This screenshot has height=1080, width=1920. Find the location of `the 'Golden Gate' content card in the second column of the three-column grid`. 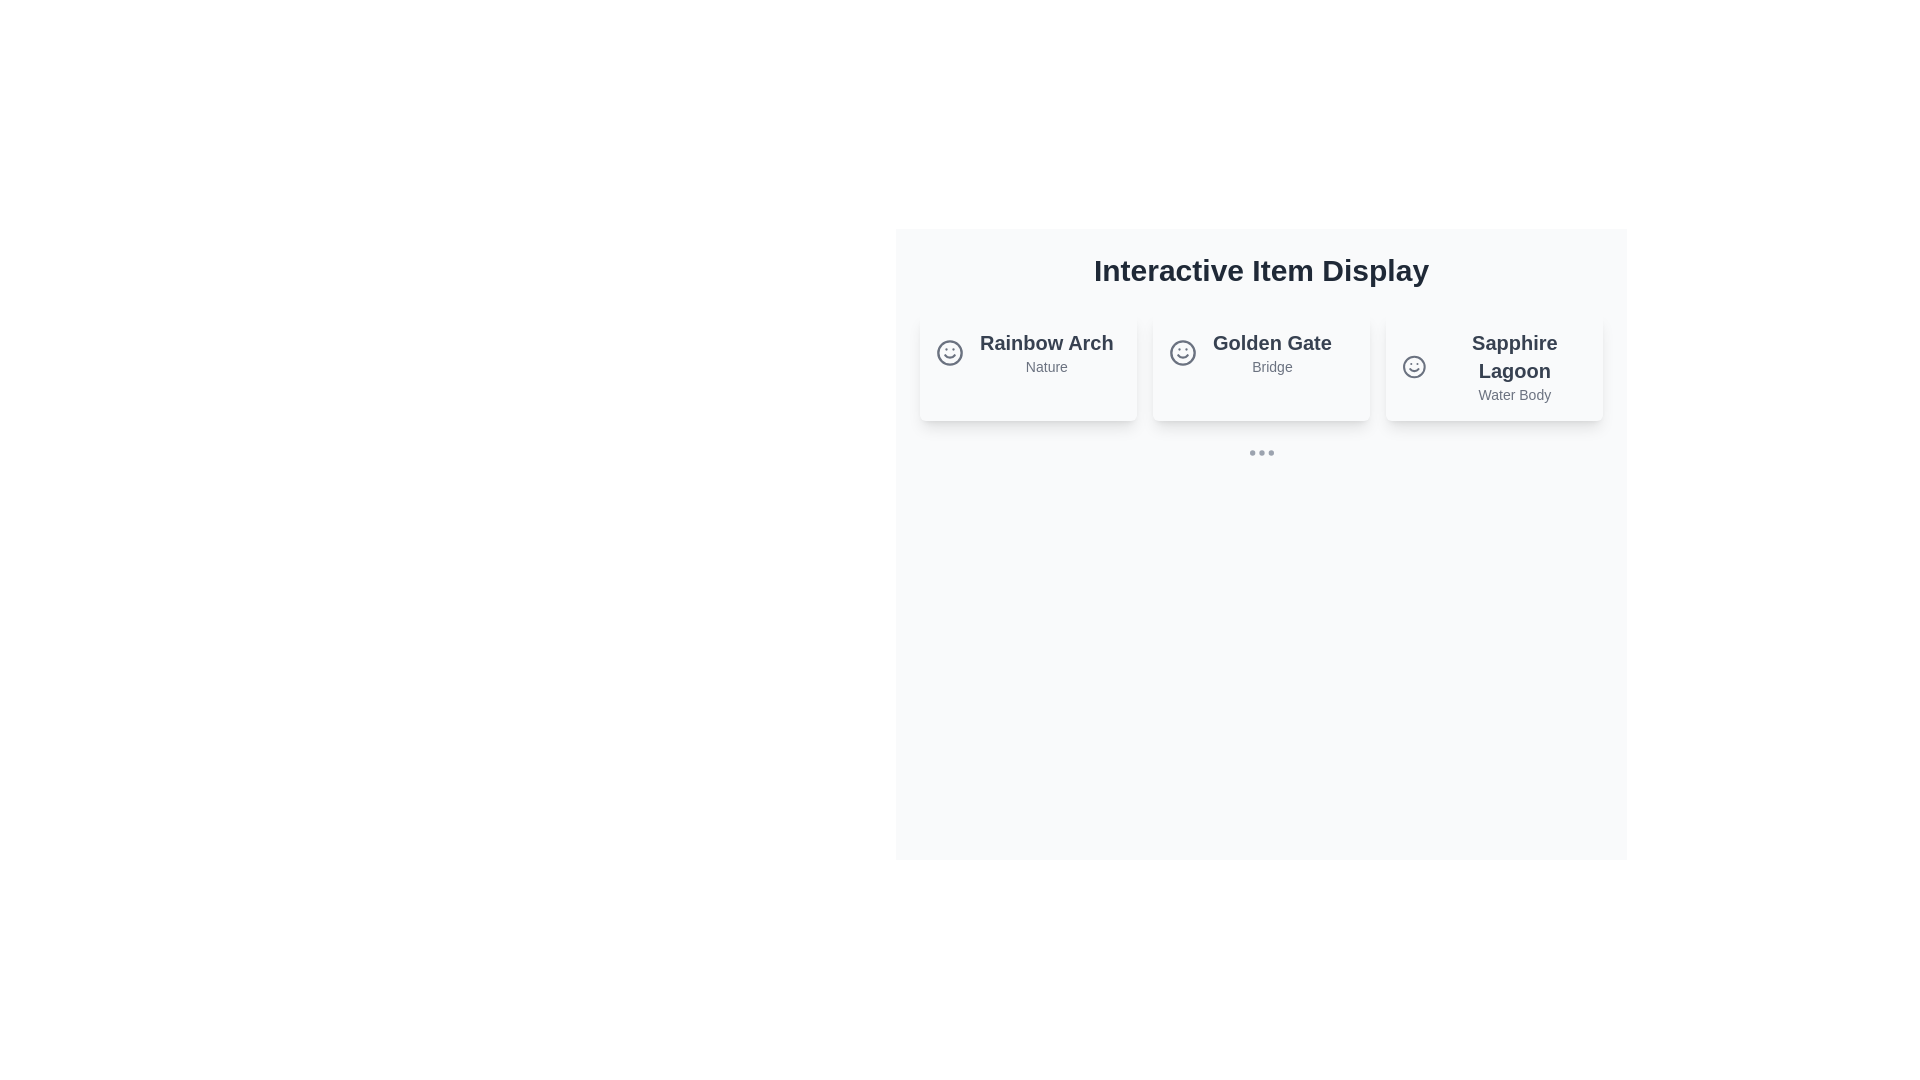

the 'Golden Gate' content card in the second column of the three-column grid is located at coordinates (1260, 366).